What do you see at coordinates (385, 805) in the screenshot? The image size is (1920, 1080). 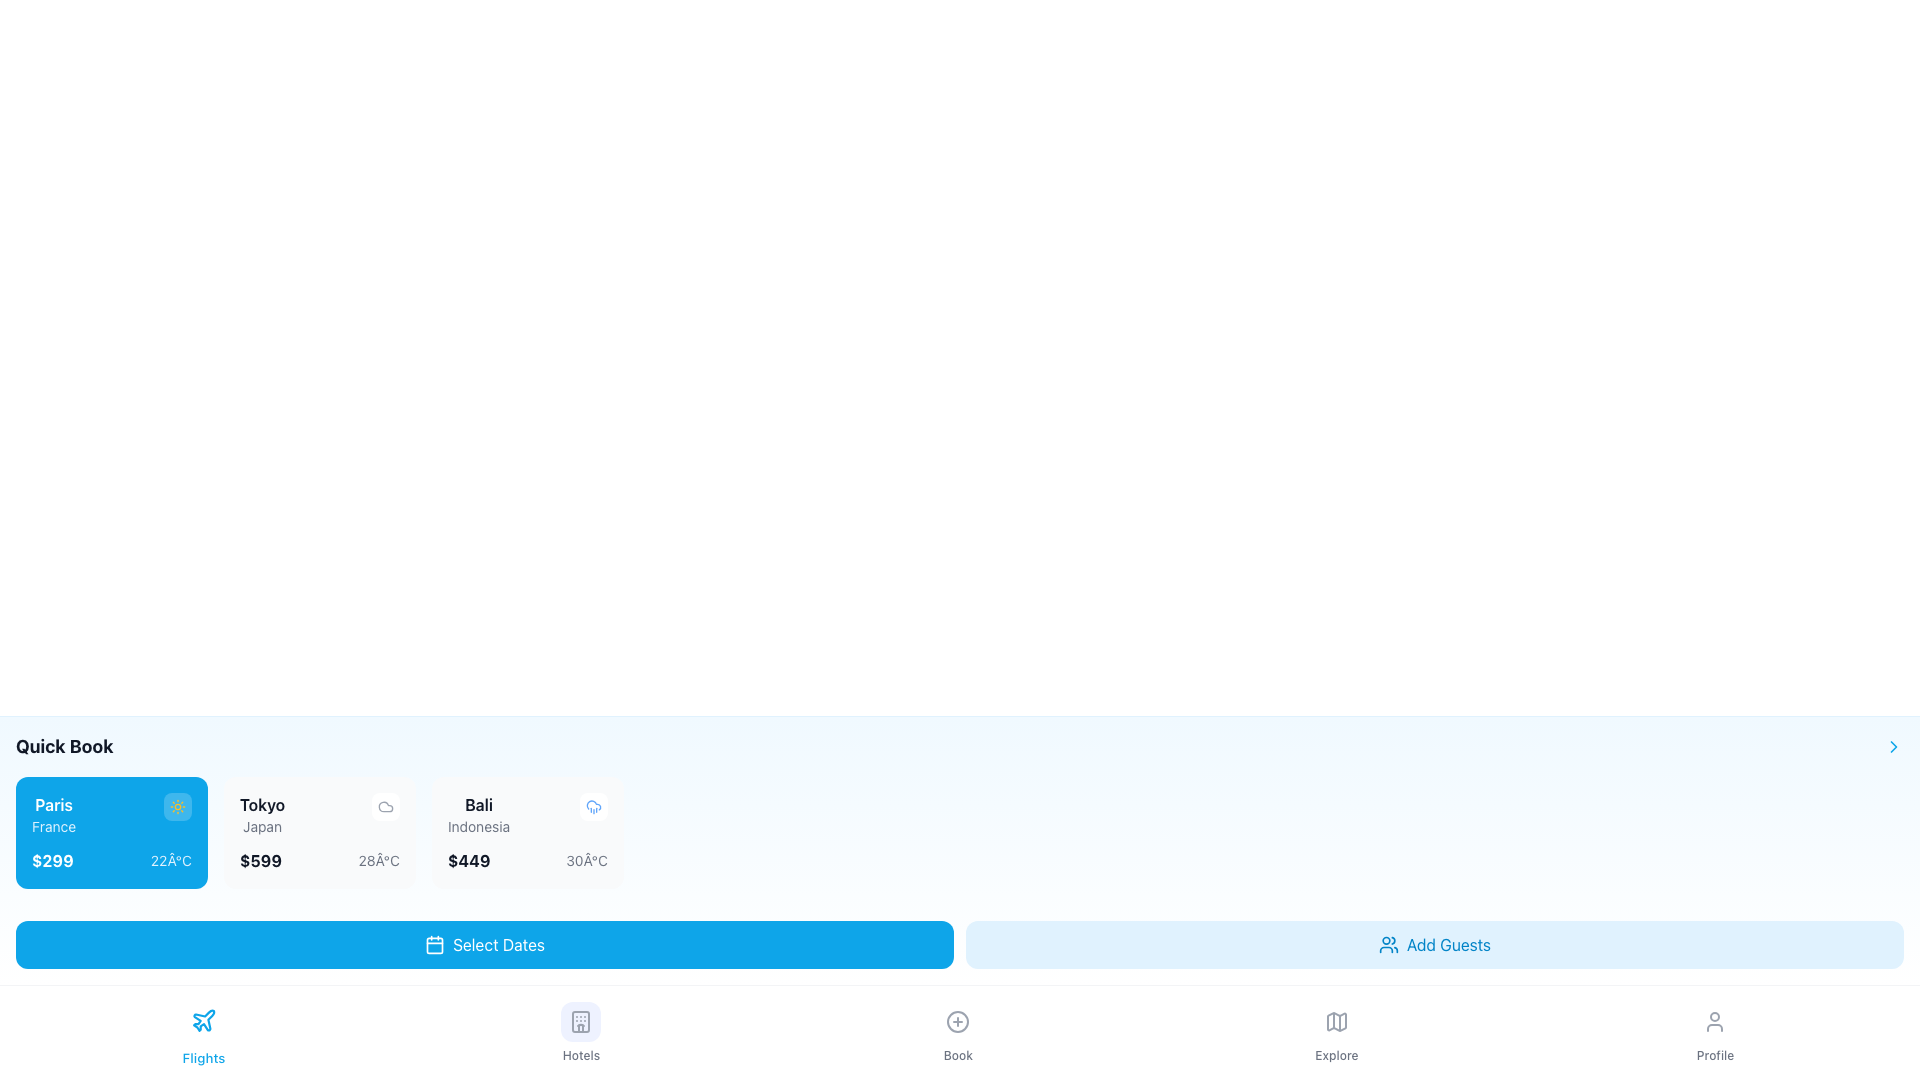 I see `the gray cloud icon located in the 'Bali Indonesia' section, which is positioned to the right of the temperature value and below the primary text` at bounding box center [385, 805].